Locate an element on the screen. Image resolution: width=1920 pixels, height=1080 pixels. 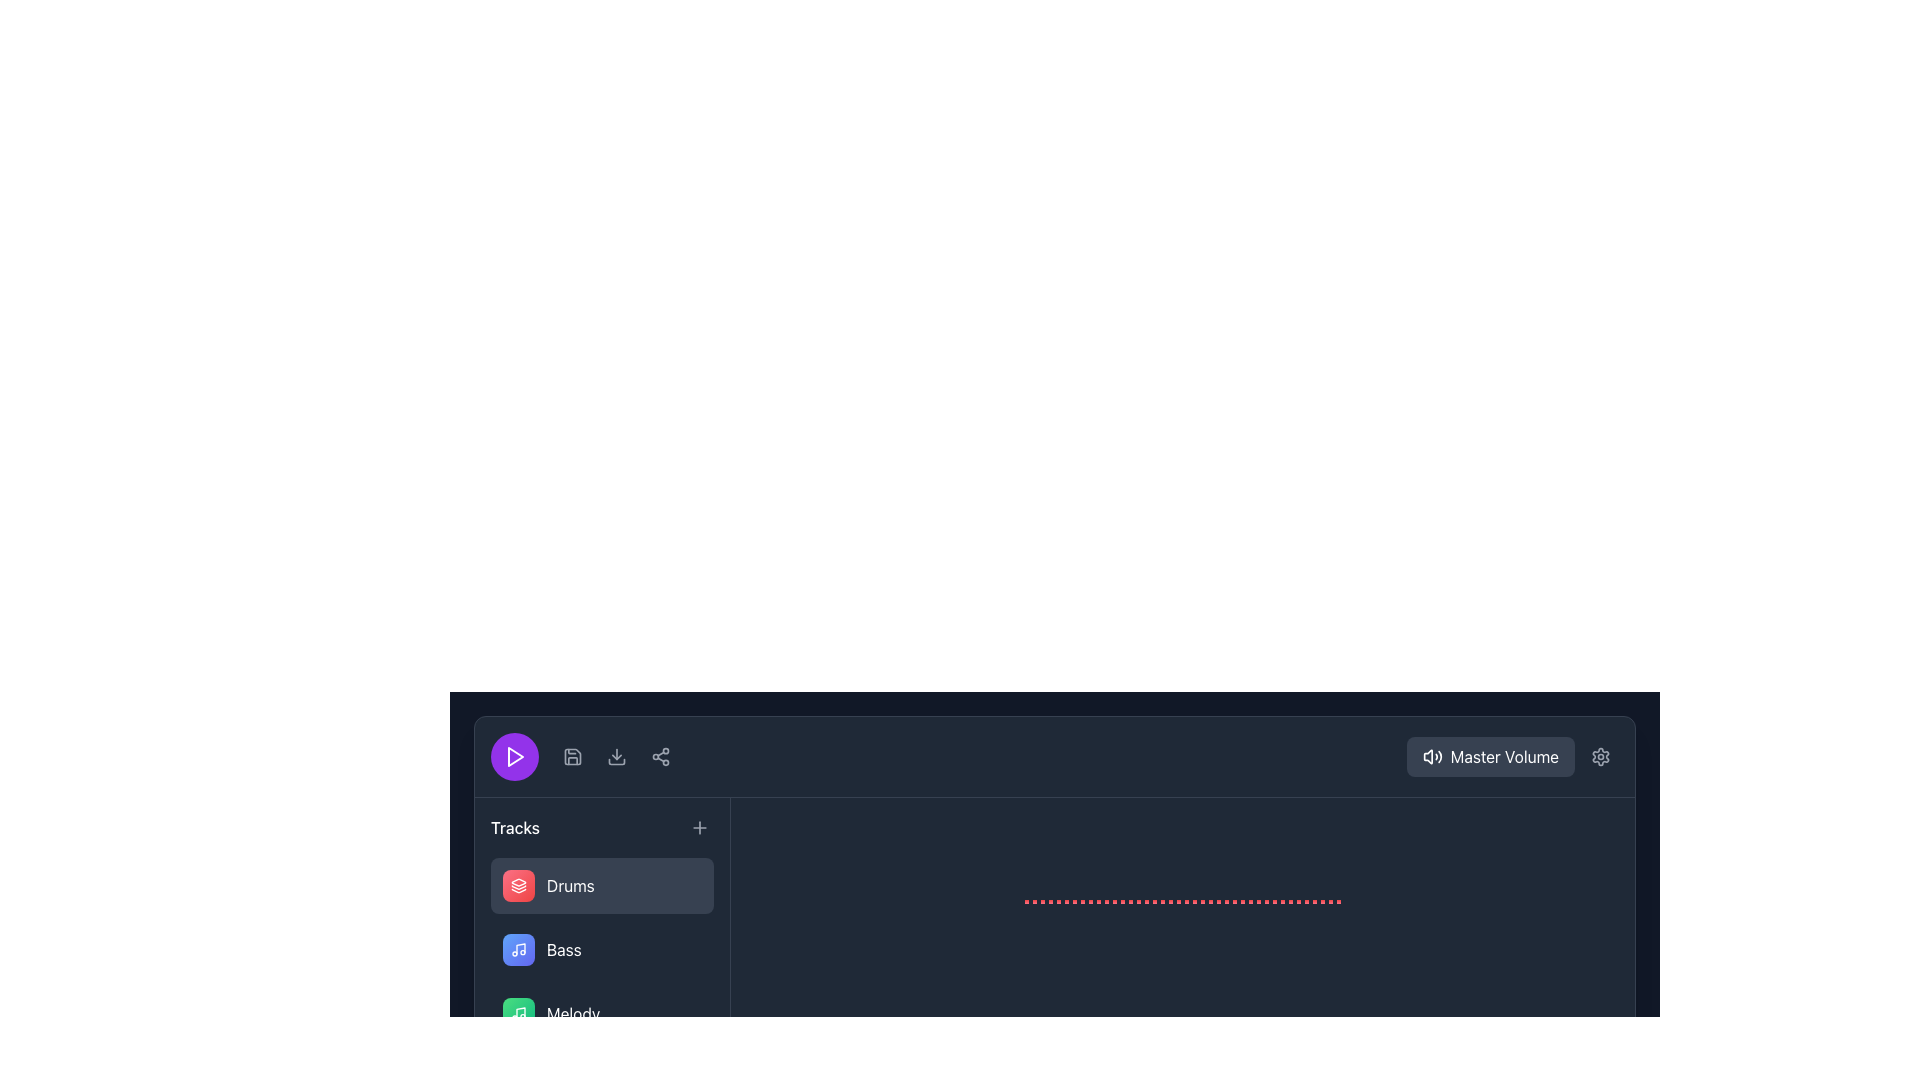
the Icon button resembling a minimalist 'X' shape, located to the right of the labeled item 'Bass' within a list-like interface is located at coordinates (690, 948).